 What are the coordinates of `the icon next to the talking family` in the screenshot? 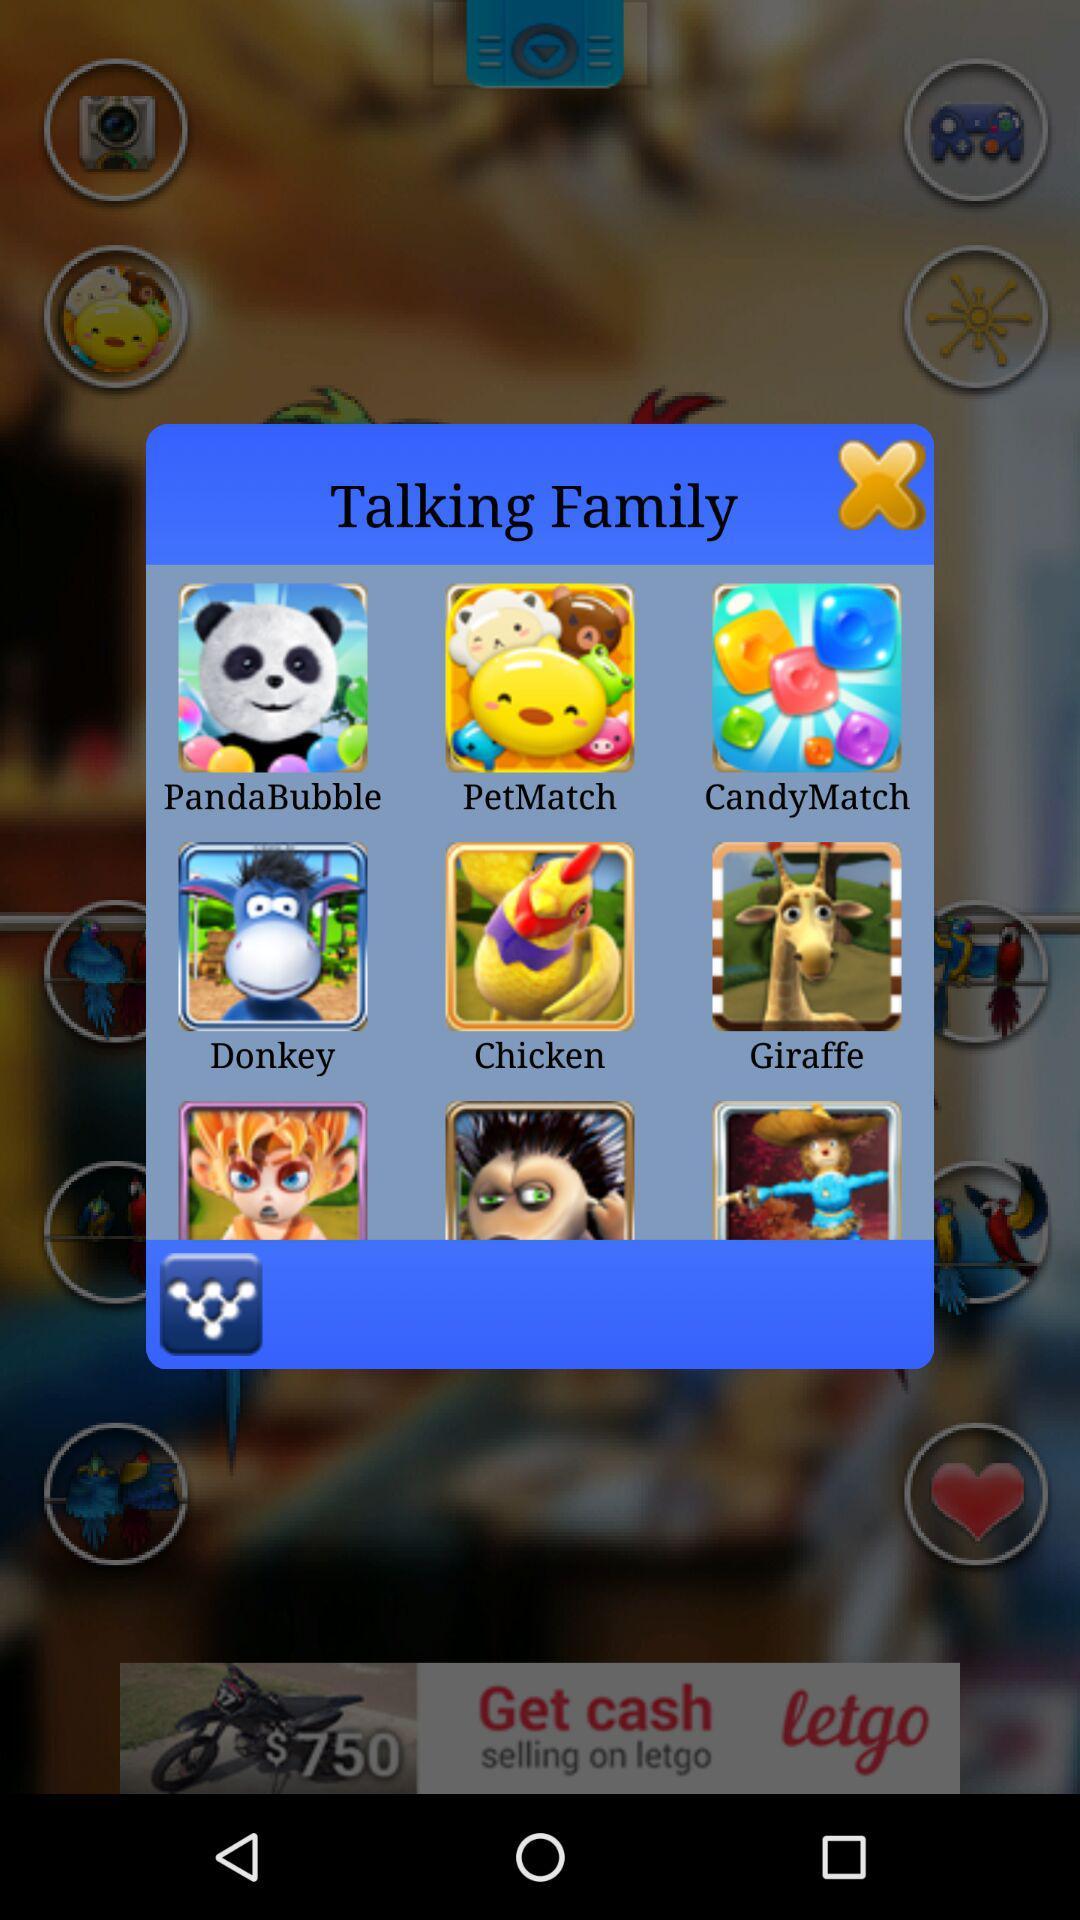 It's located at (881, 484).